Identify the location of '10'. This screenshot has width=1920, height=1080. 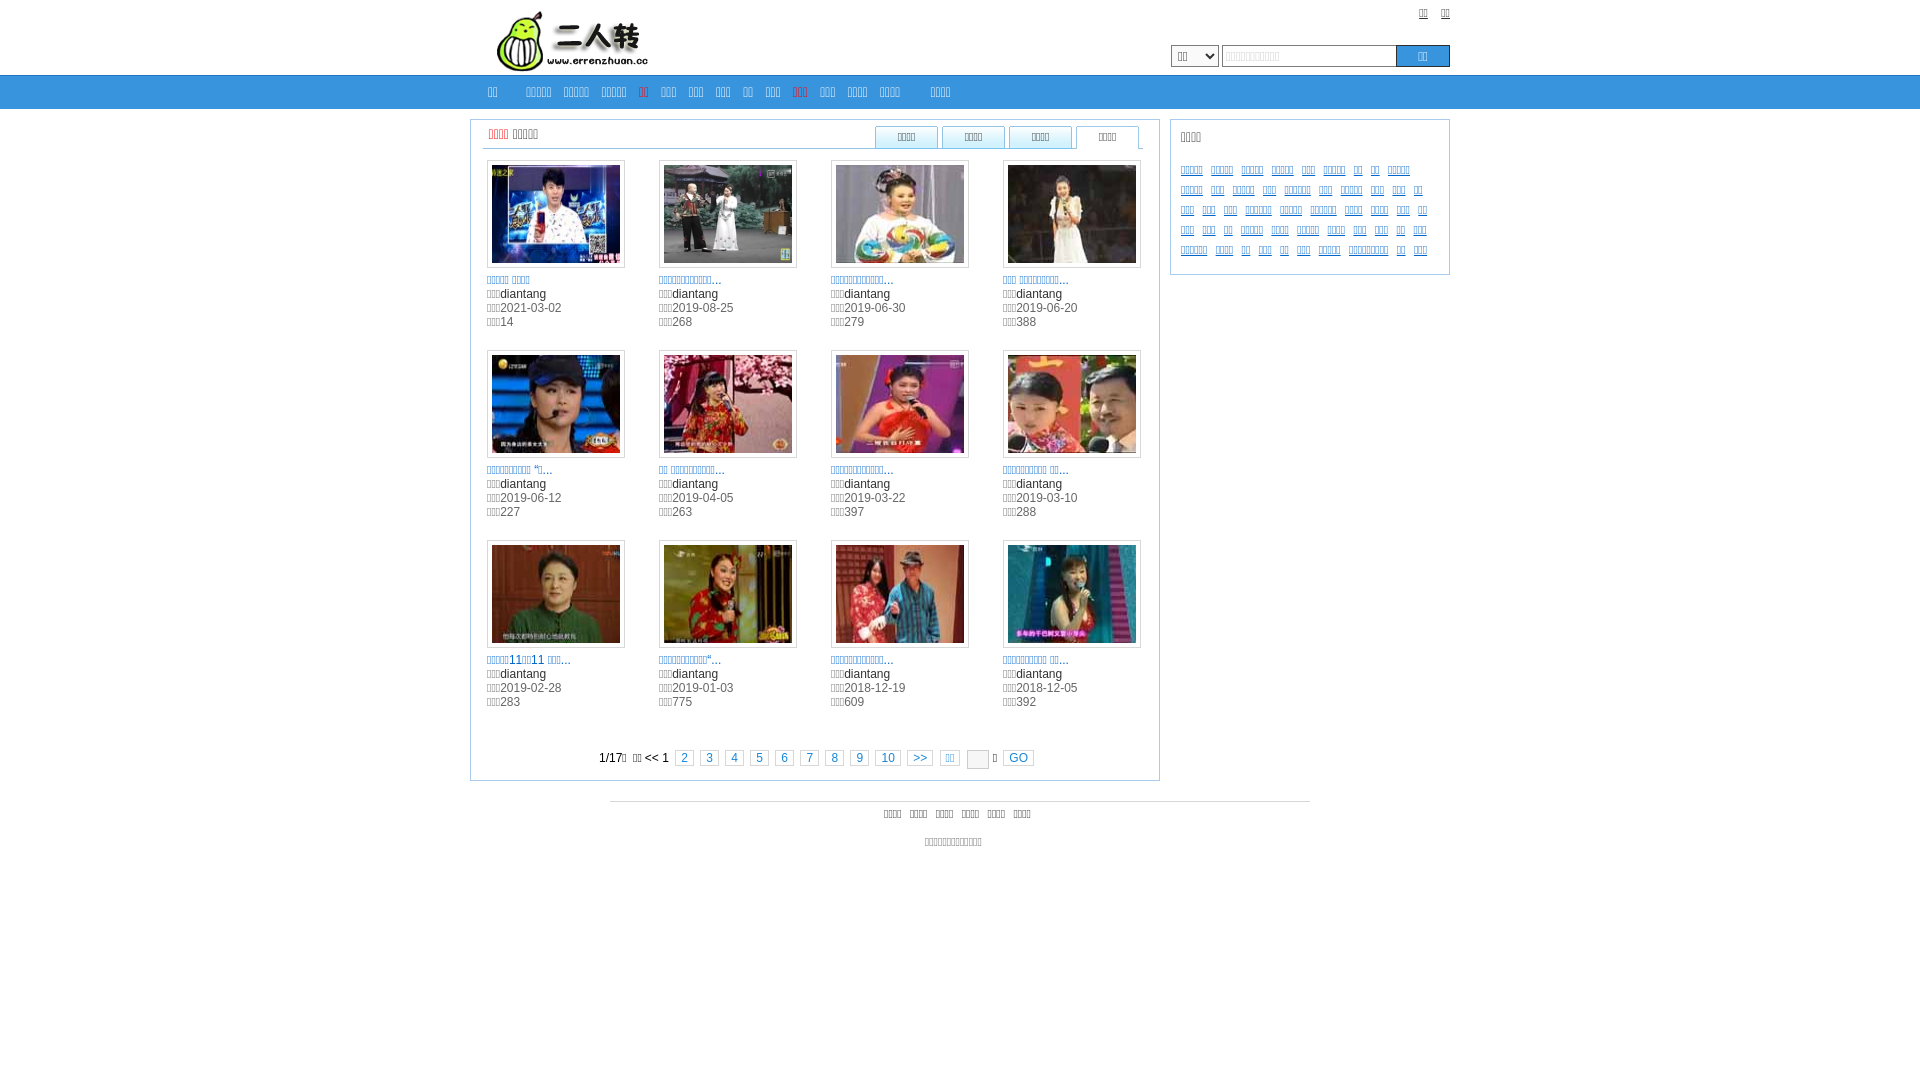
(874, 758).